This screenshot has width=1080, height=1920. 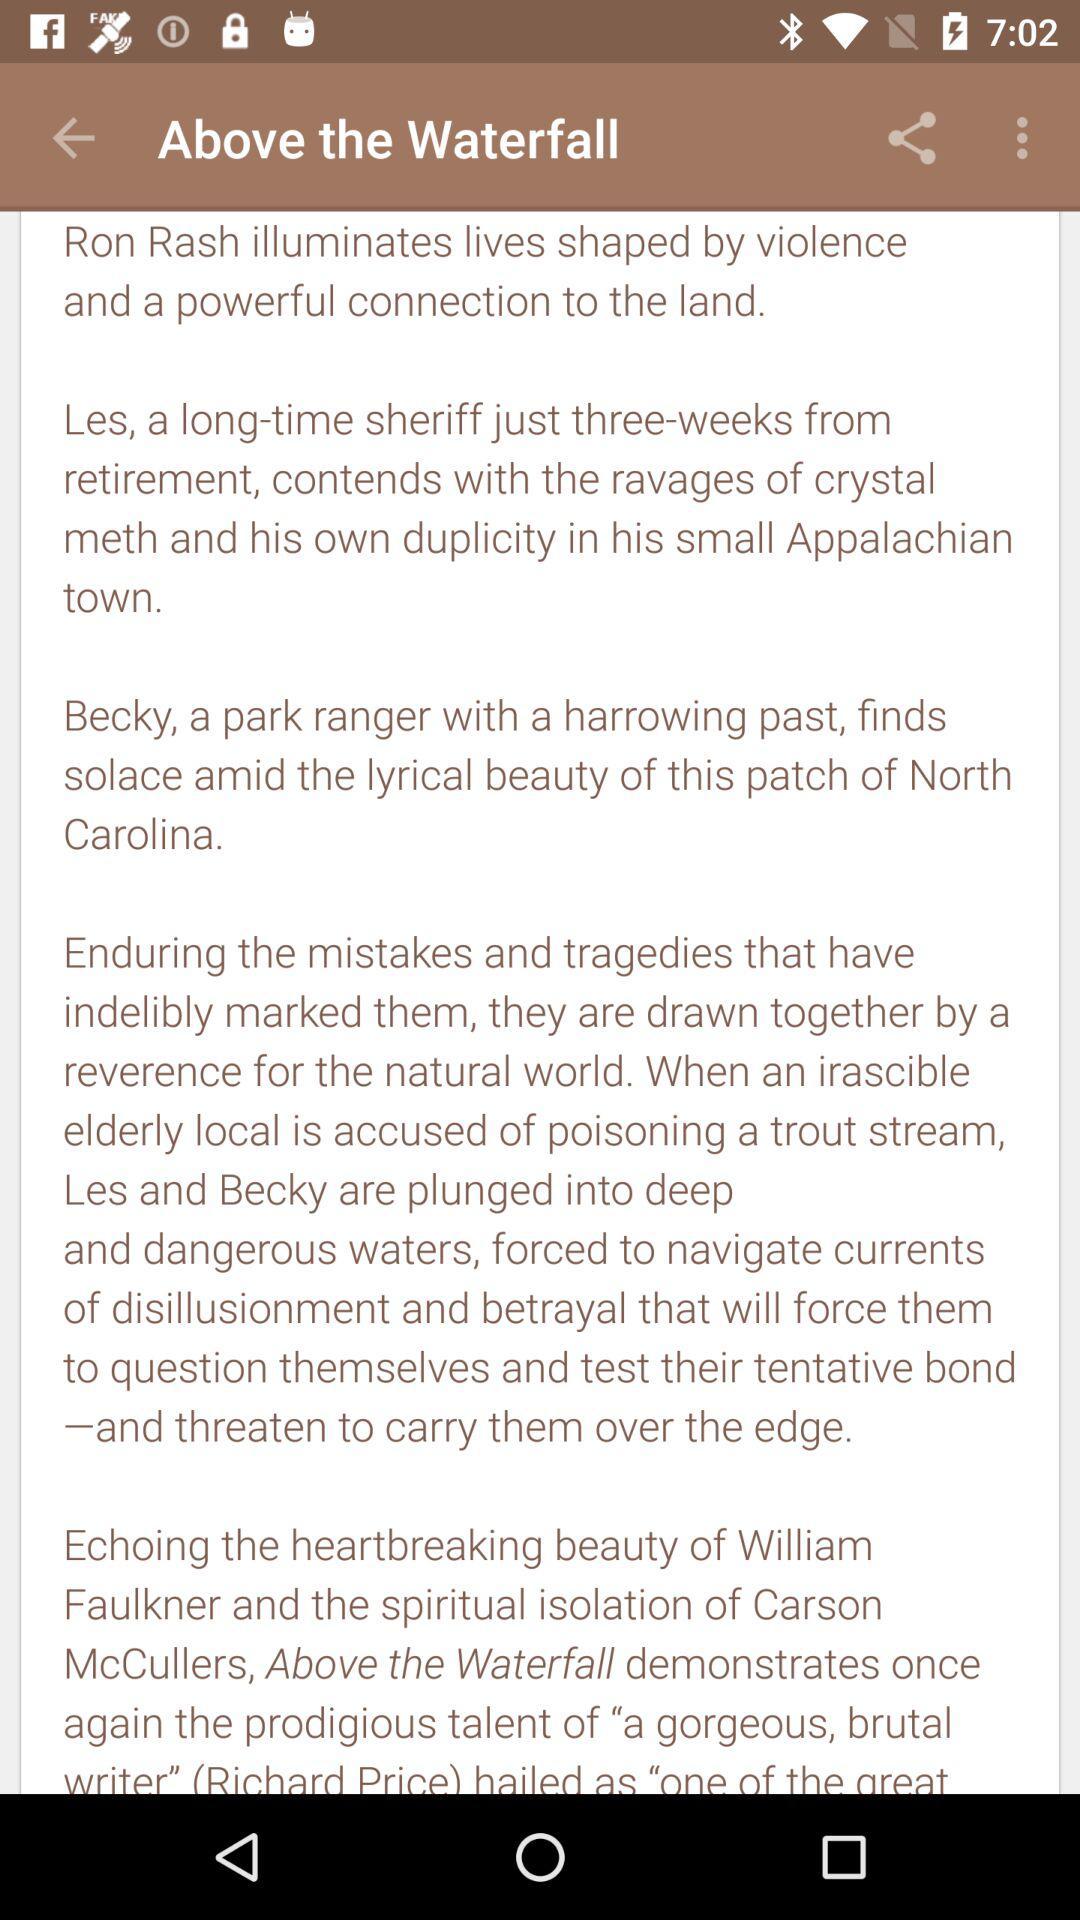 I want to click on app to the right of above the waterfall, so click(x=911, y=137).